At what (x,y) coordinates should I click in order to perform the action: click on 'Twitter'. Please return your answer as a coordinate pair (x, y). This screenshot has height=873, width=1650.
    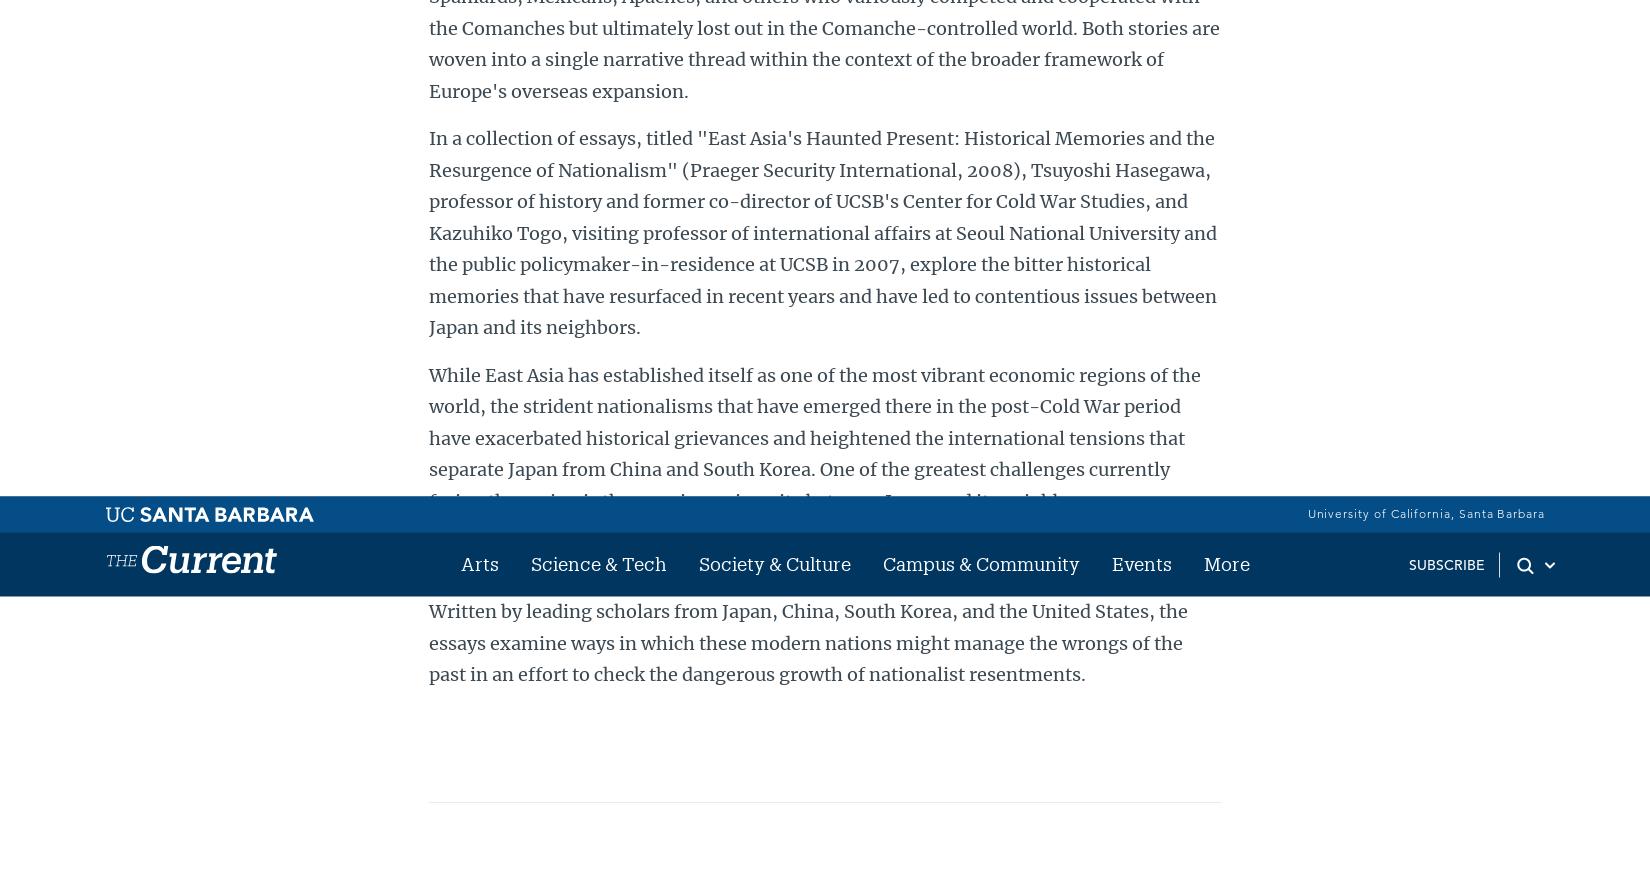
    Looking at the image, I should click on (1299, 84).